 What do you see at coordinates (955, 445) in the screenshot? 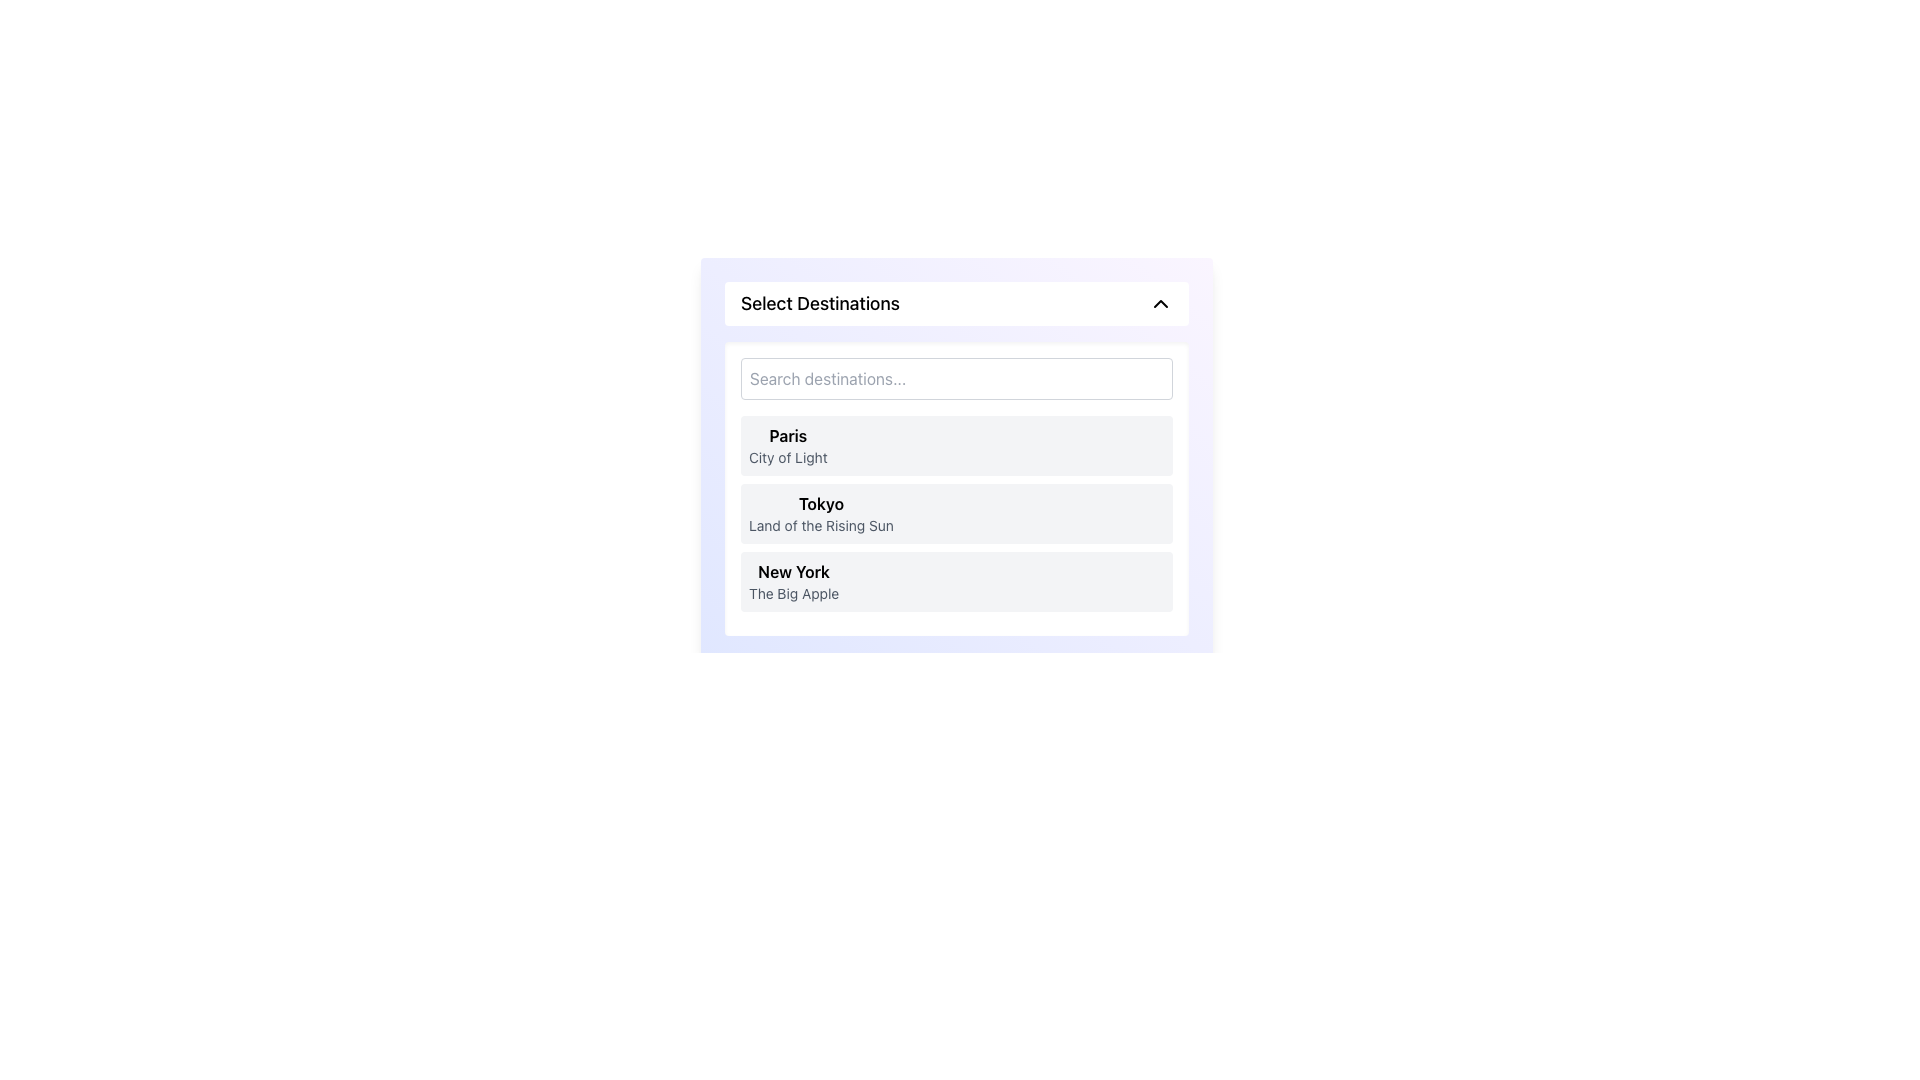
I see `the first selectable list item representing the destination 'Paris' with the descriptor 'City of Light'` at bounding box center [955, 445].